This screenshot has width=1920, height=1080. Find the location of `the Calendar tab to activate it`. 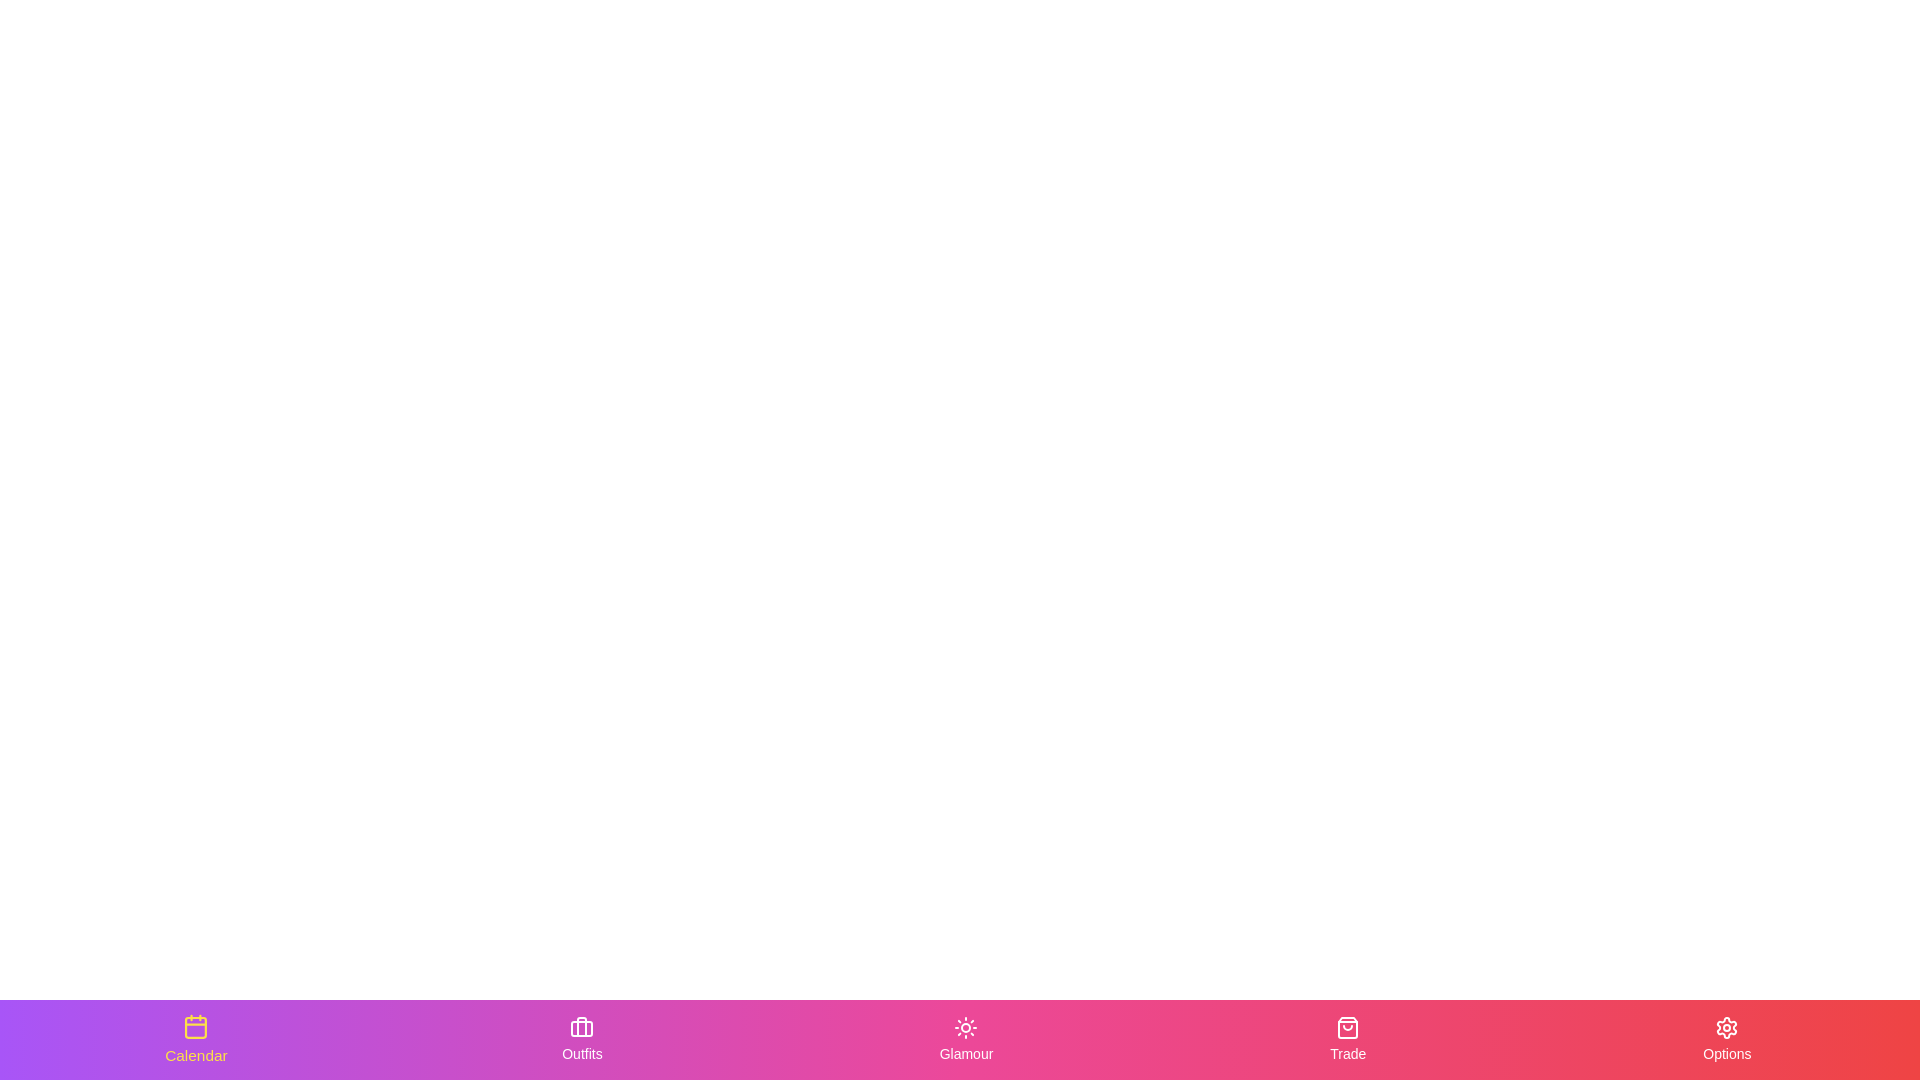

the Calendar tab to activate it is located at coordinates (196, 1039).